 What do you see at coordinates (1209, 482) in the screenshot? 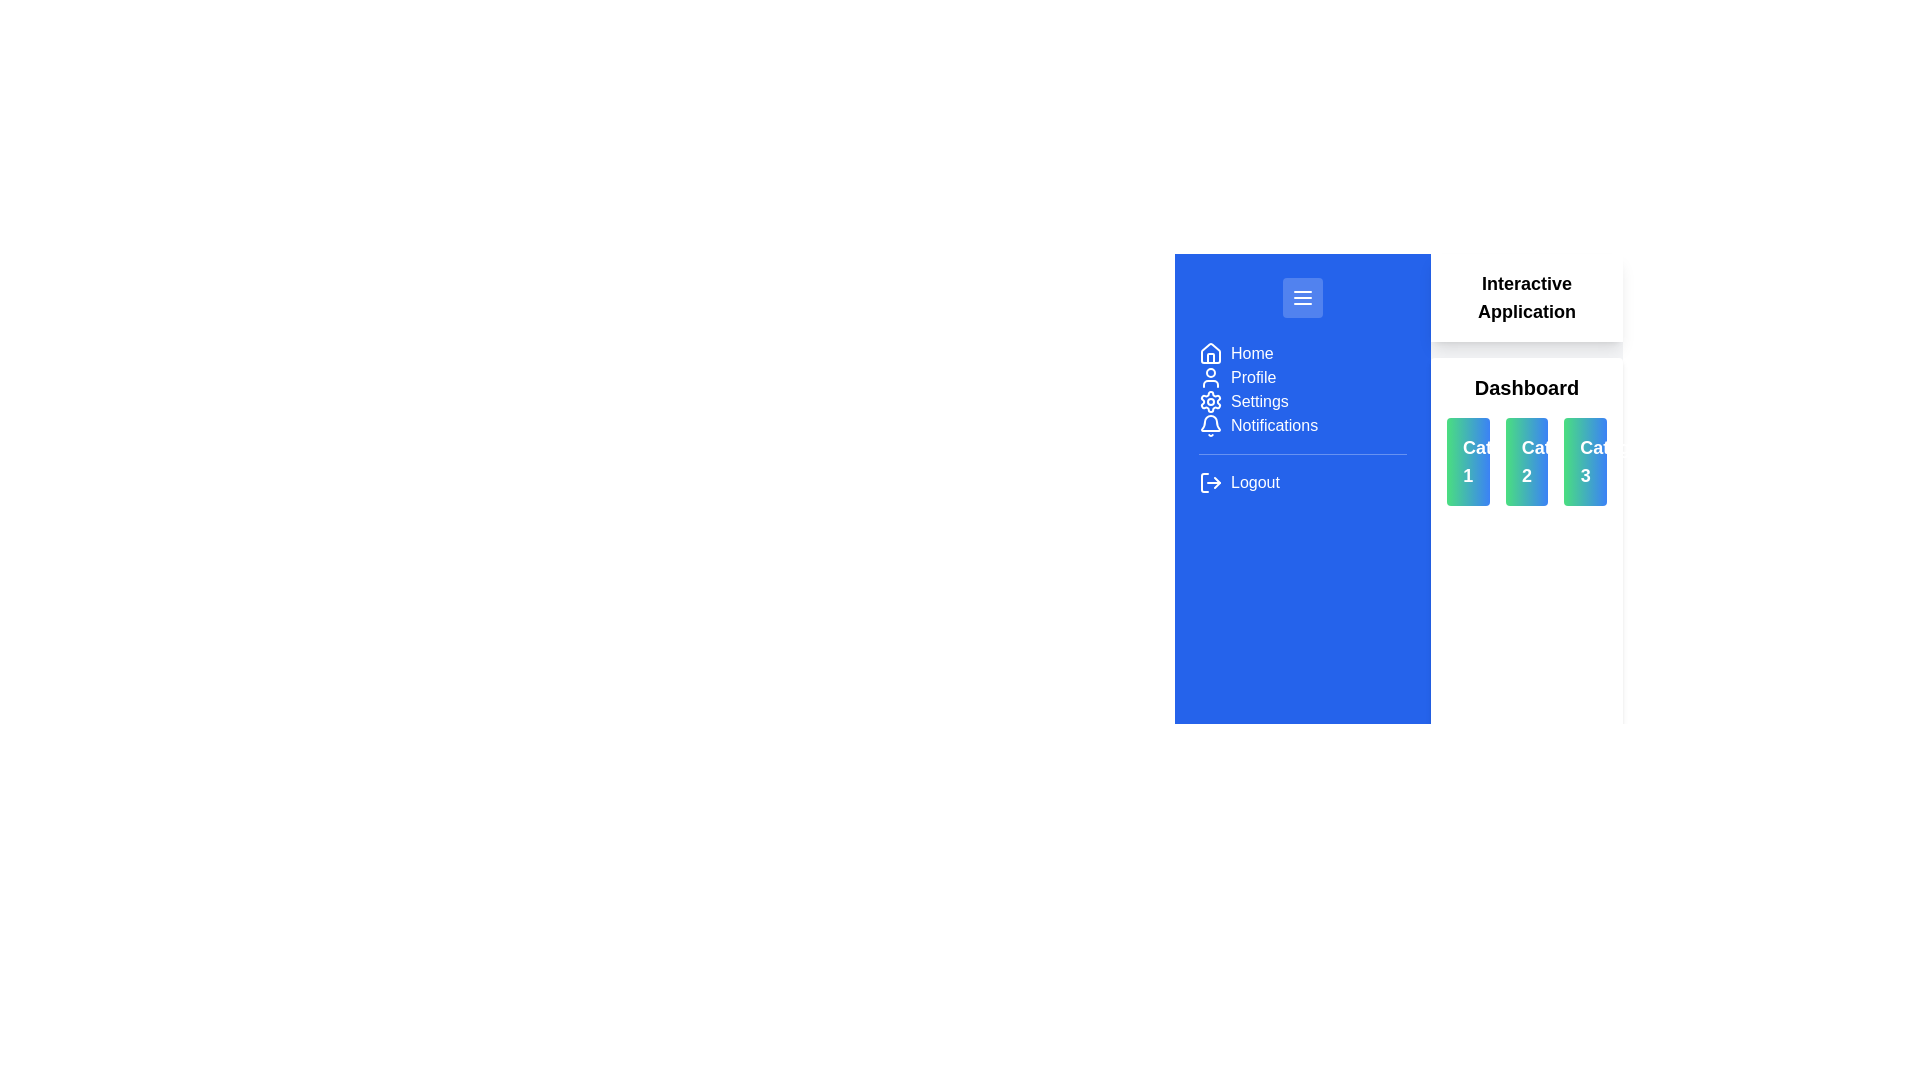
I see `the logout icon which is styled with a white arrow on a blue background, located at the bottom of the vertical navigation bar` at bounding box center [1209, 482].